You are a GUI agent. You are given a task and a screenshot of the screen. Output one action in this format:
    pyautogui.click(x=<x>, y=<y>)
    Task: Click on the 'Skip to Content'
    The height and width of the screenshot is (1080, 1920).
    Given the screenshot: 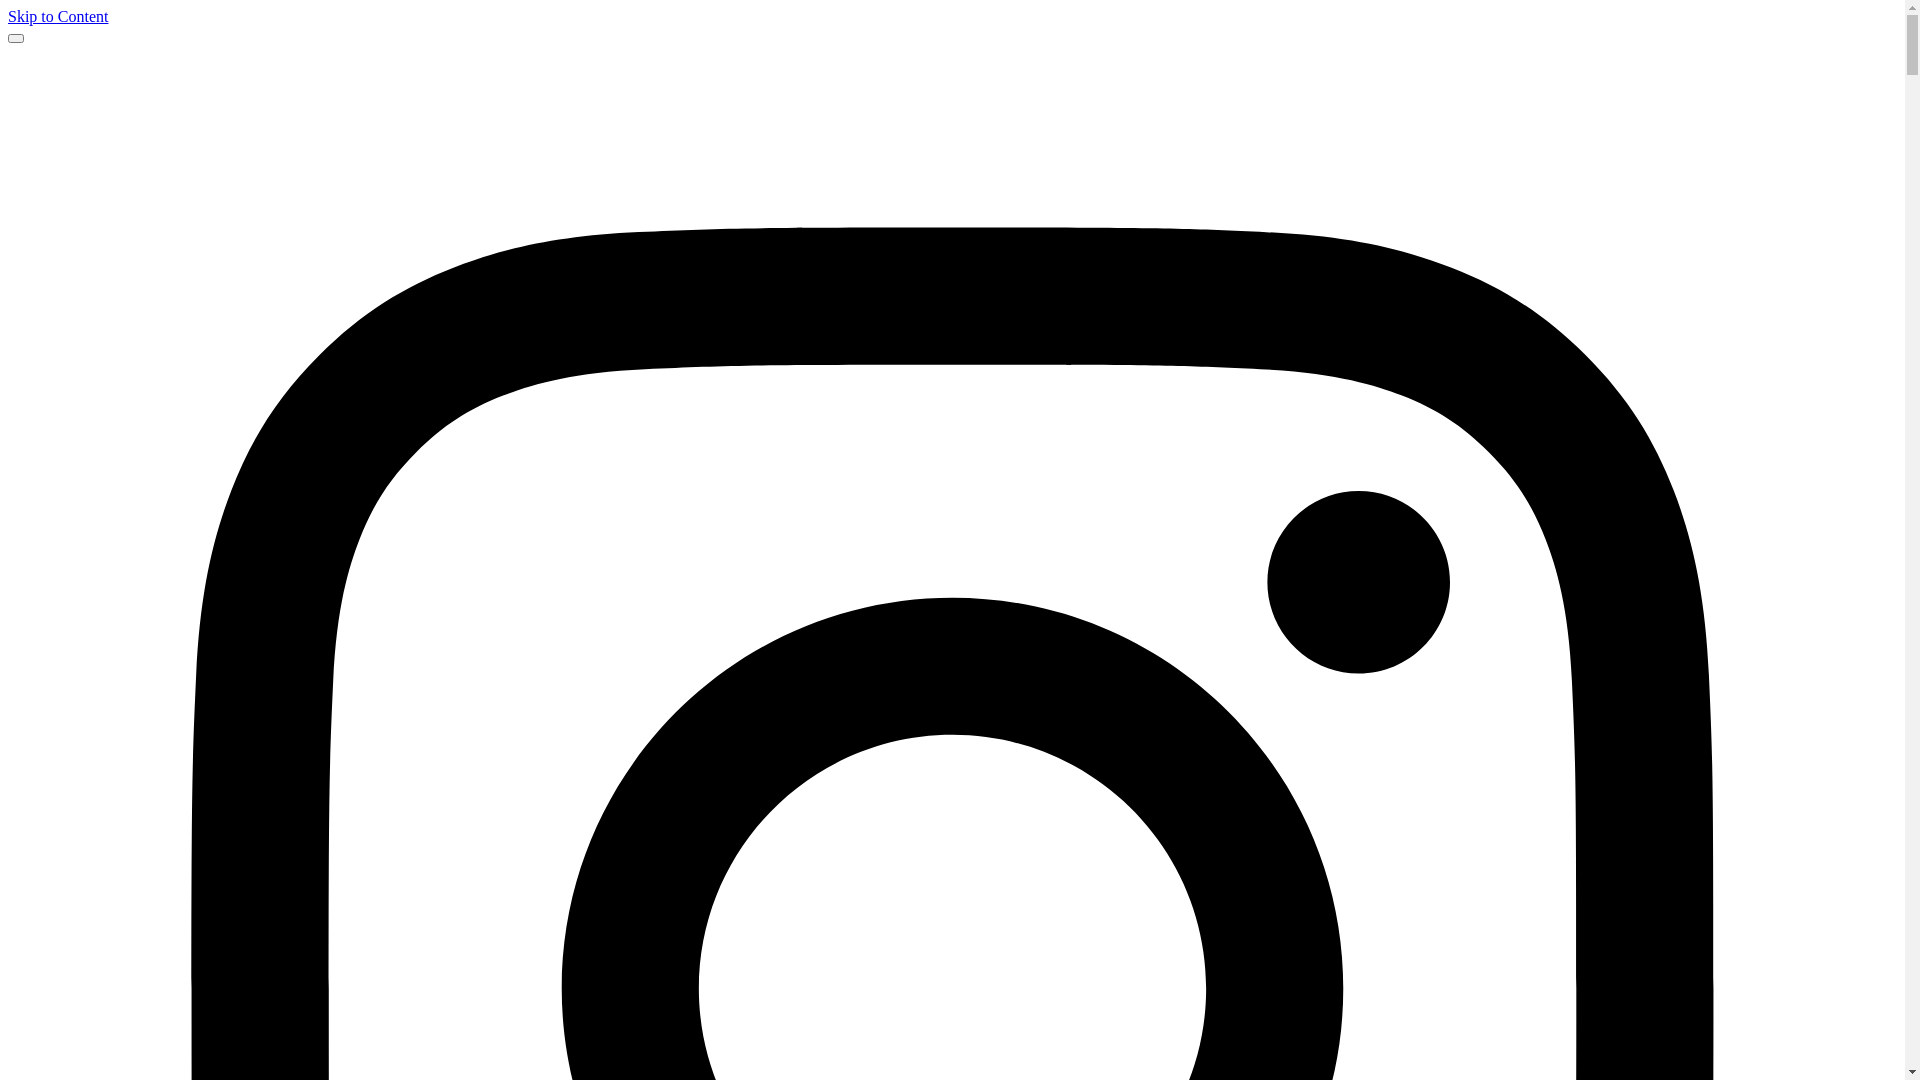 What is the action you would take?
    pyautogui.click(x=8, y=16)
    